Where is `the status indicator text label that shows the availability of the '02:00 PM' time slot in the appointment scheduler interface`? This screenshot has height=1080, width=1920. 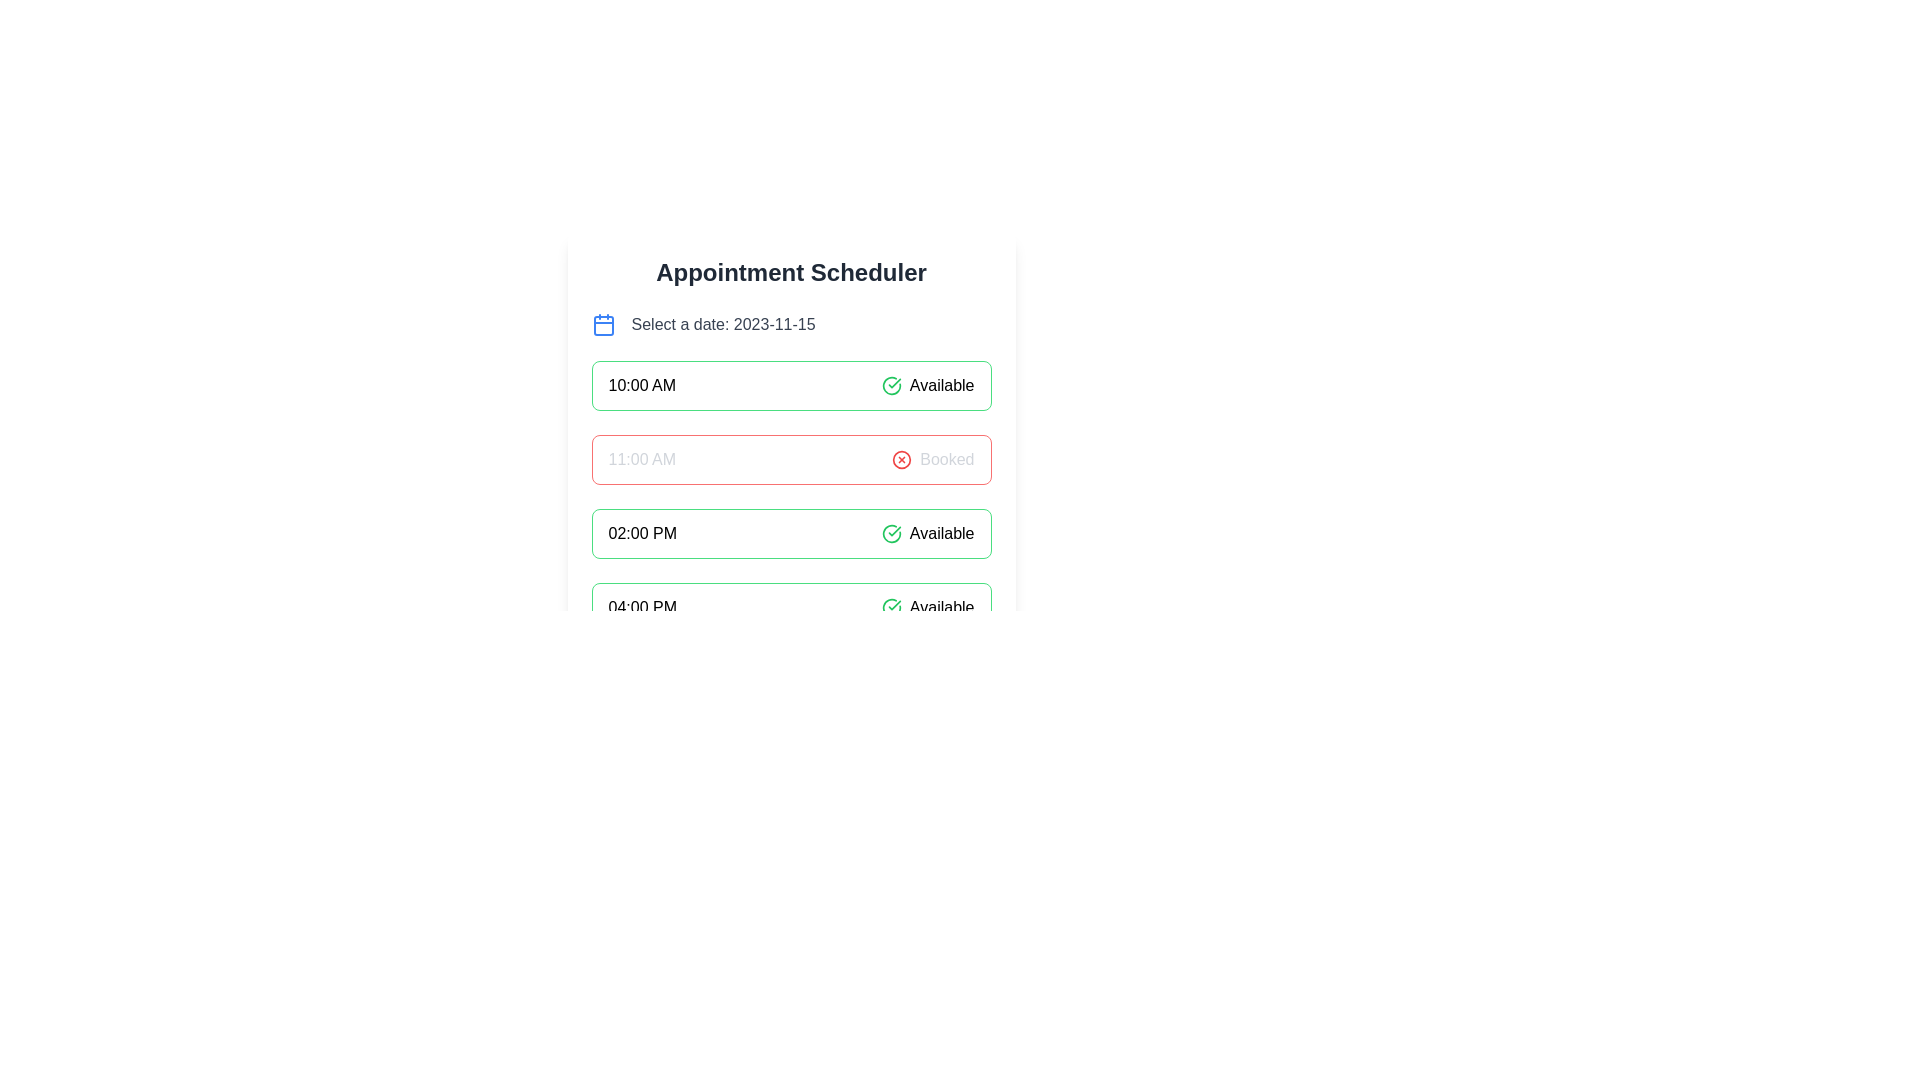
the status indicator text label that shows the availability of the '02:00 PM' time slot in the appointment scheduler interface is located at coordinates (941, 532).